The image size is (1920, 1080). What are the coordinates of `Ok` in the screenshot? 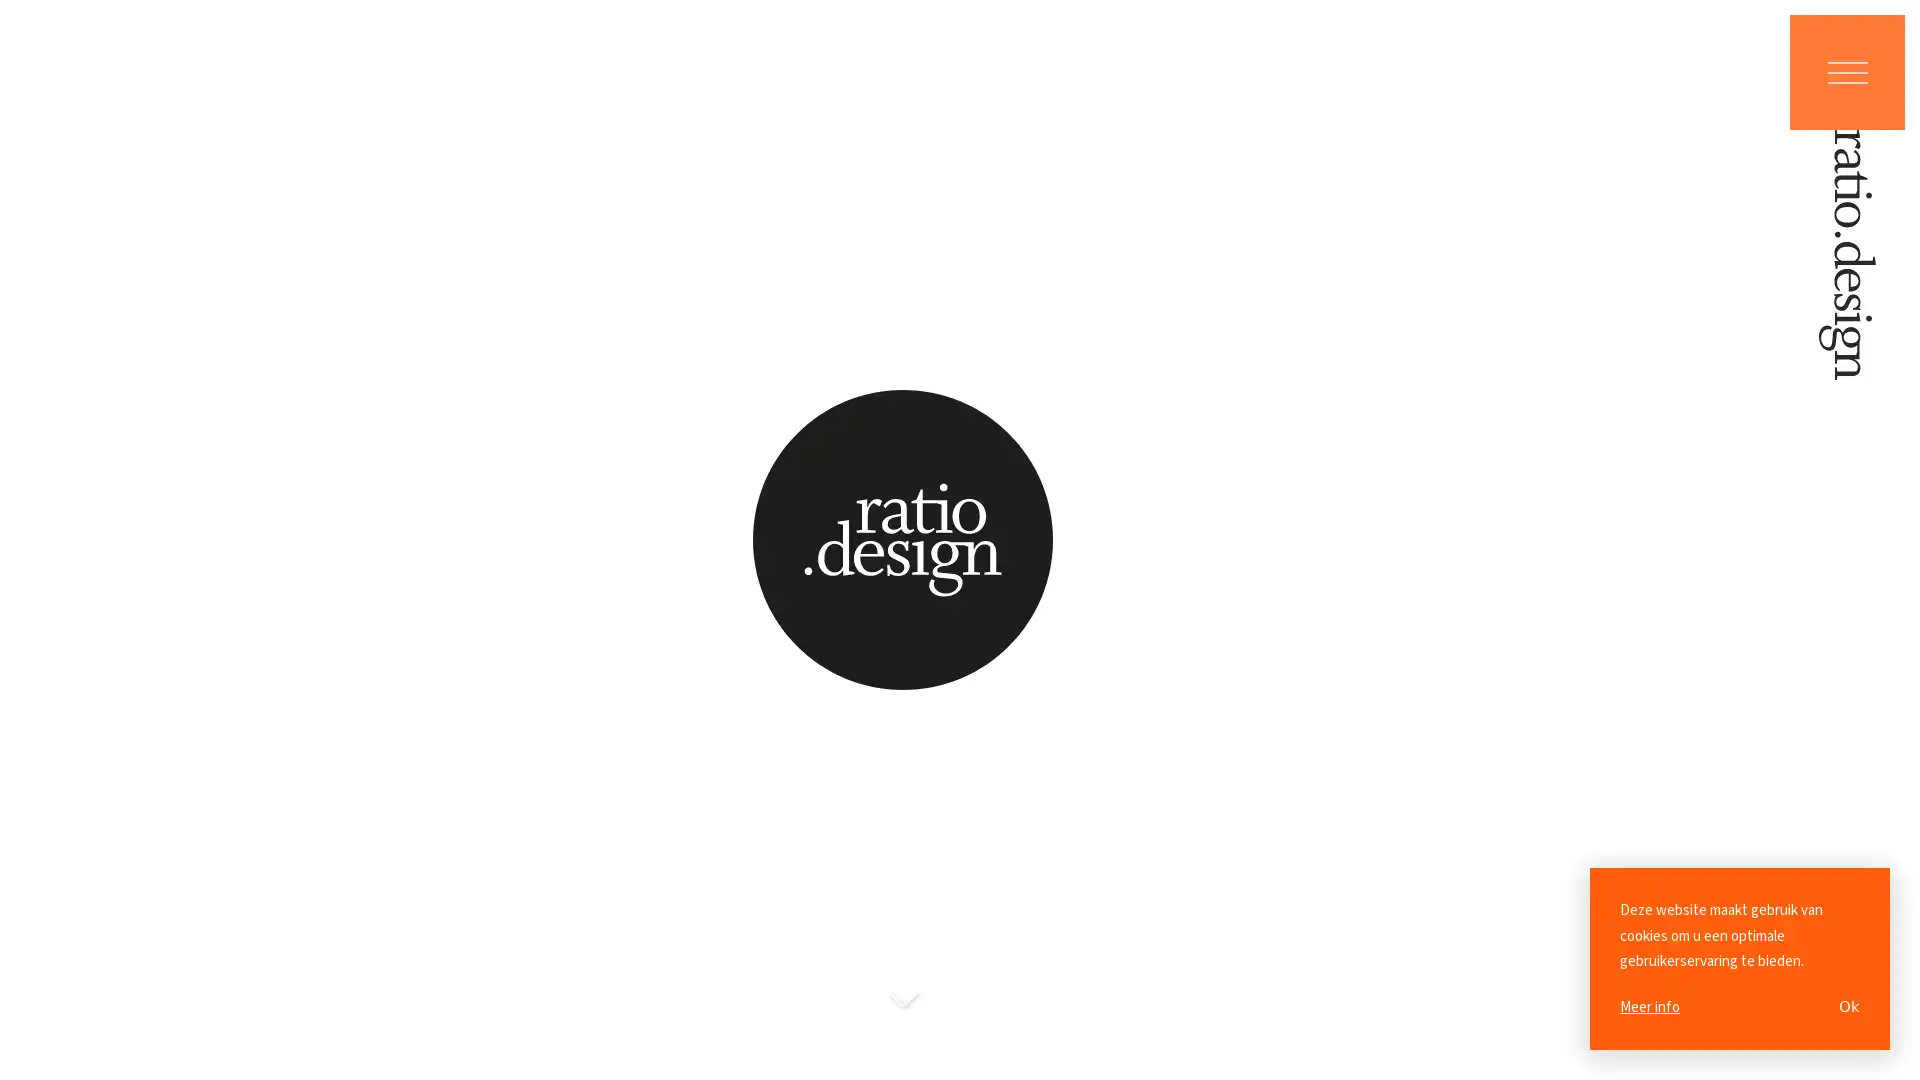 It's located at (1848, 1006).